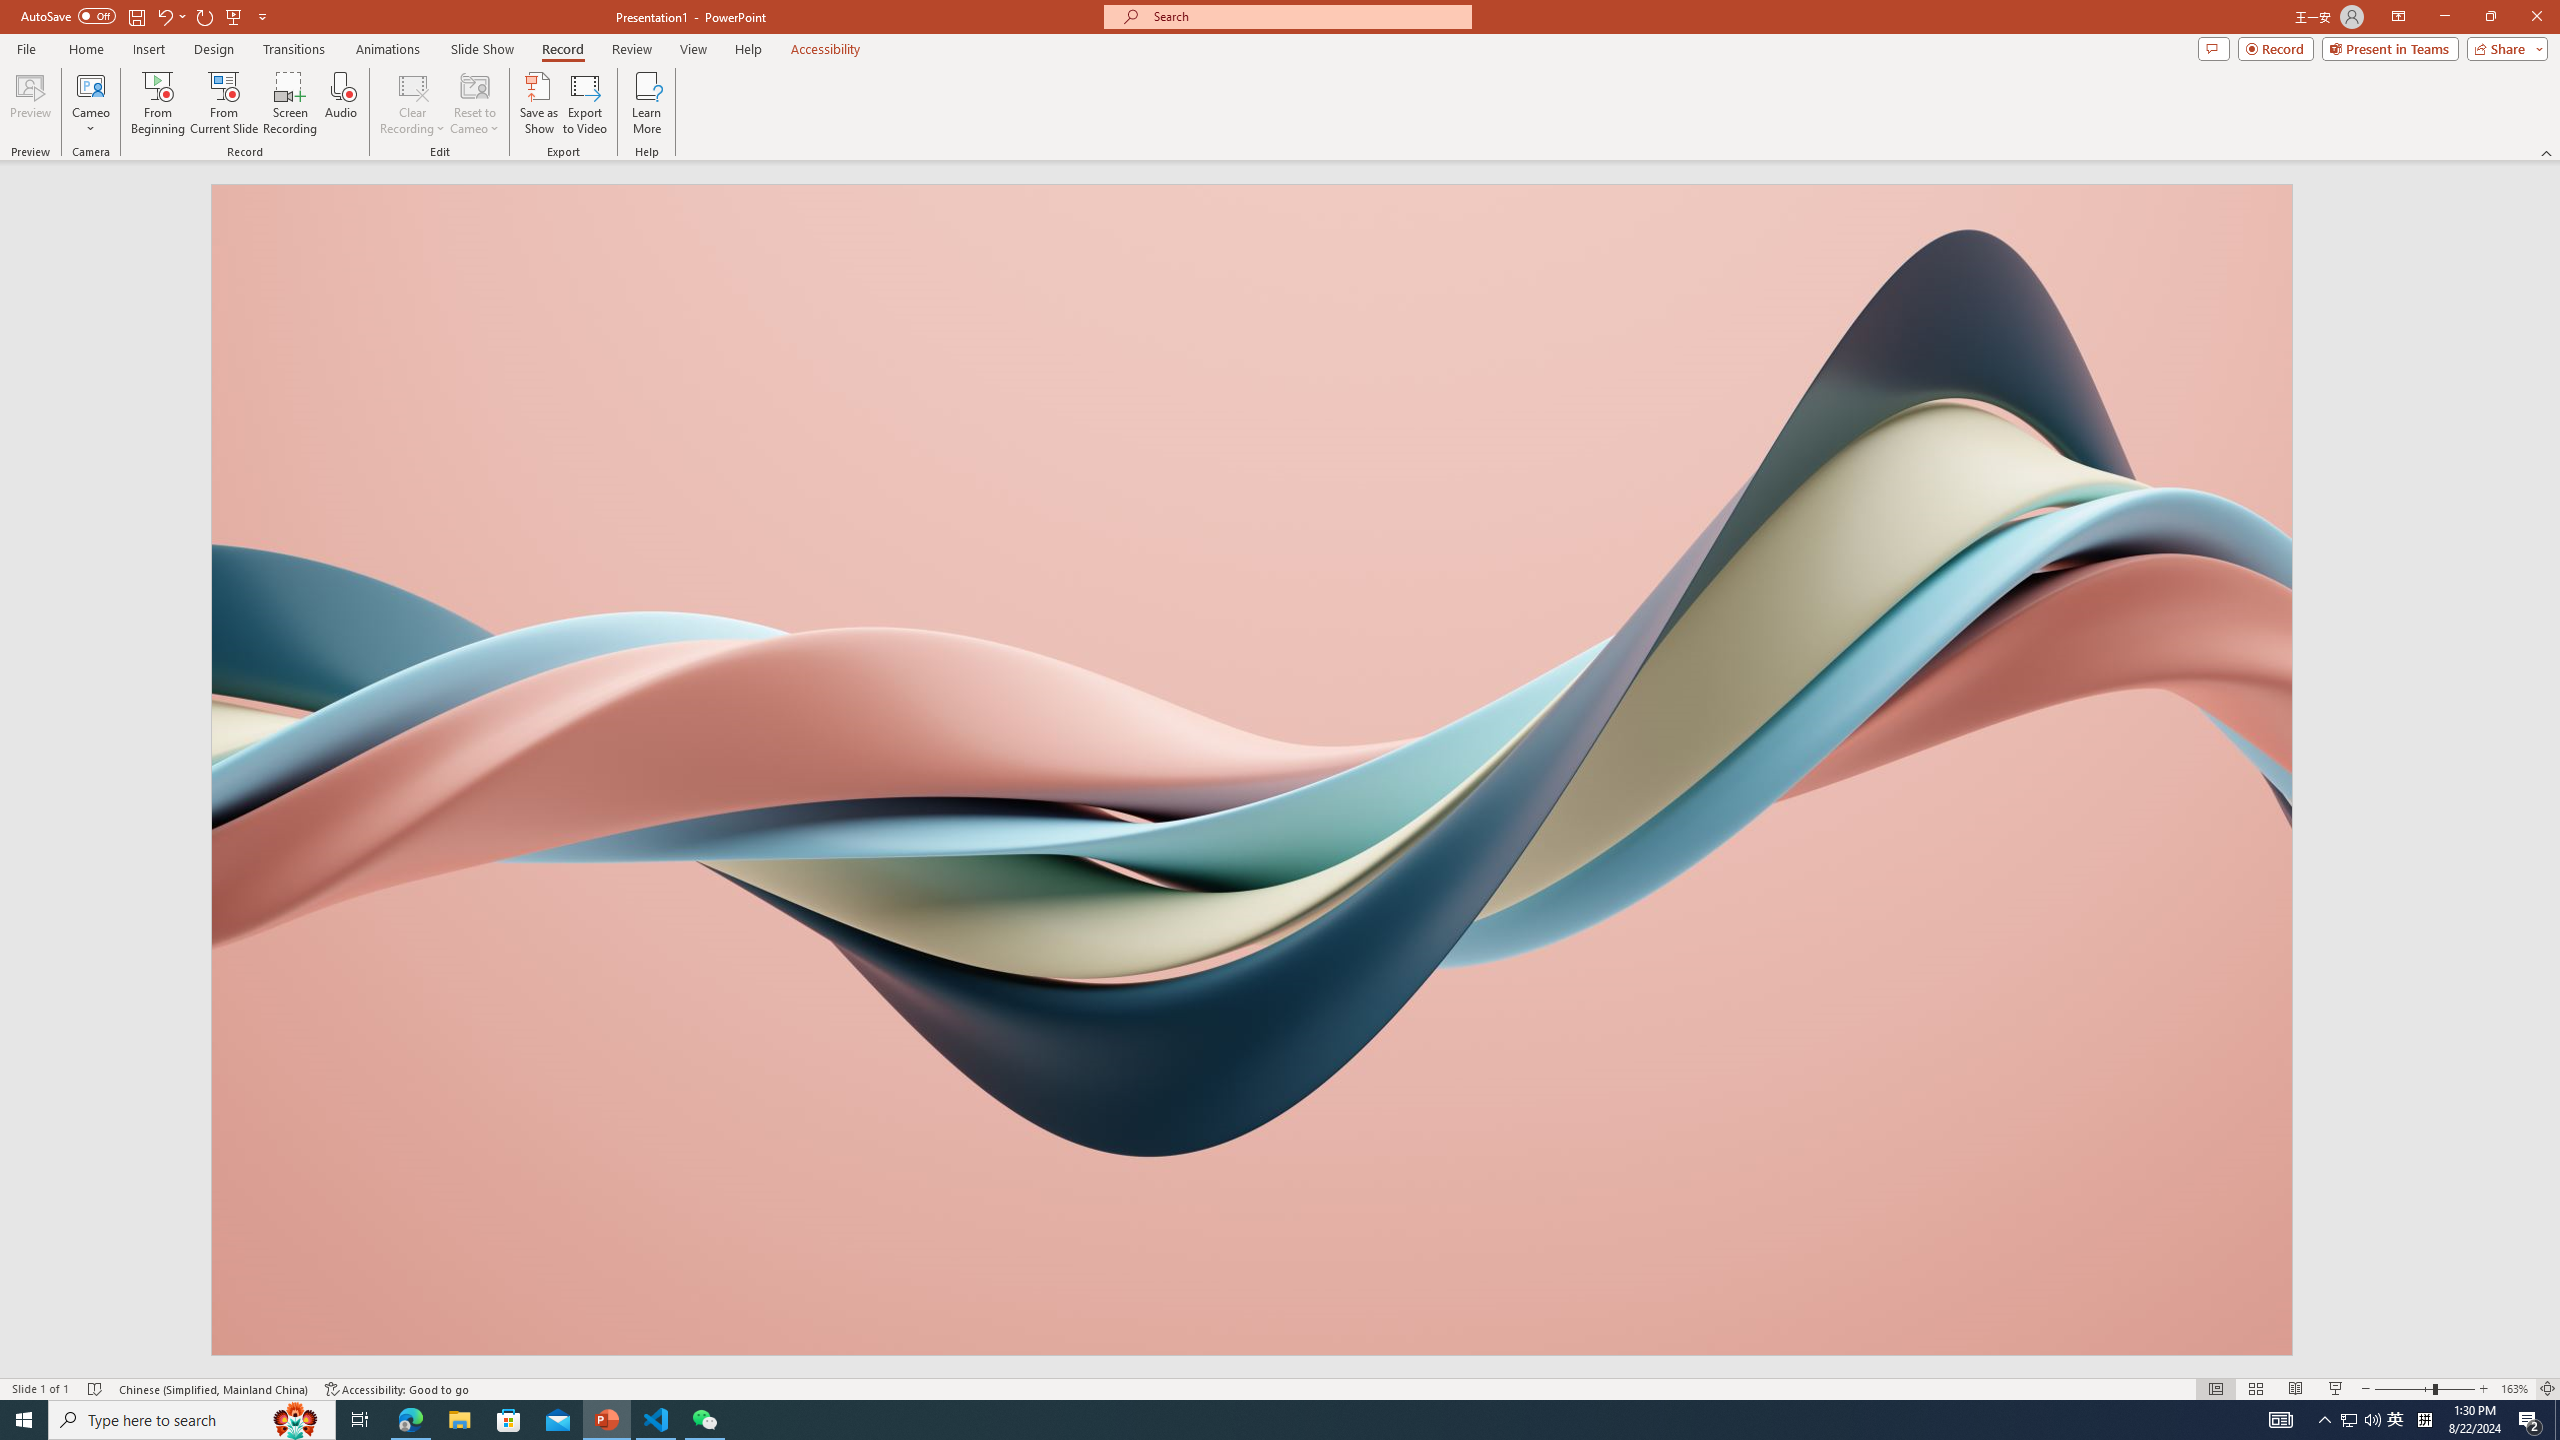  I want to click on 'From Beginning...', so click(156, 103).